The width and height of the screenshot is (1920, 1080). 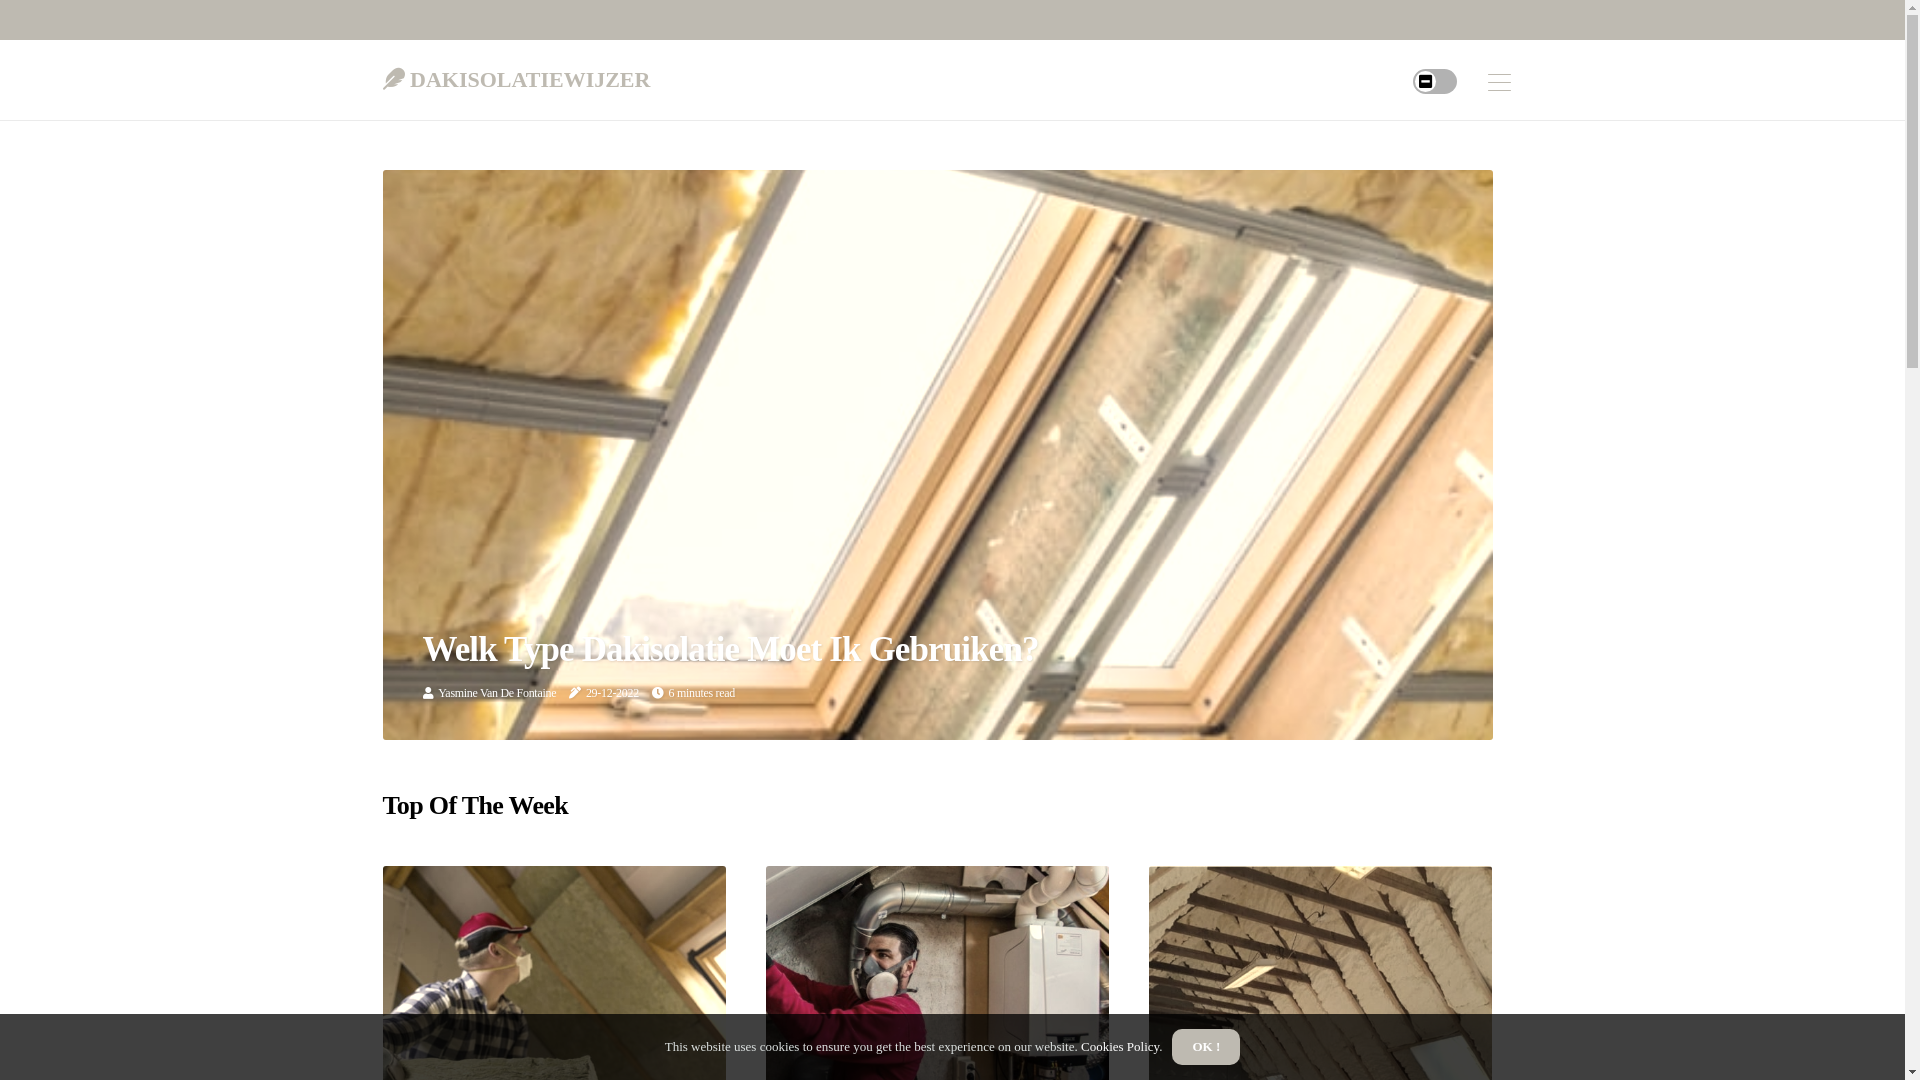 What do you see at coordinates (1117, 1045) in the screenshot?
I see `'Cookies Policy'` at bounding box center [1117, 1045].